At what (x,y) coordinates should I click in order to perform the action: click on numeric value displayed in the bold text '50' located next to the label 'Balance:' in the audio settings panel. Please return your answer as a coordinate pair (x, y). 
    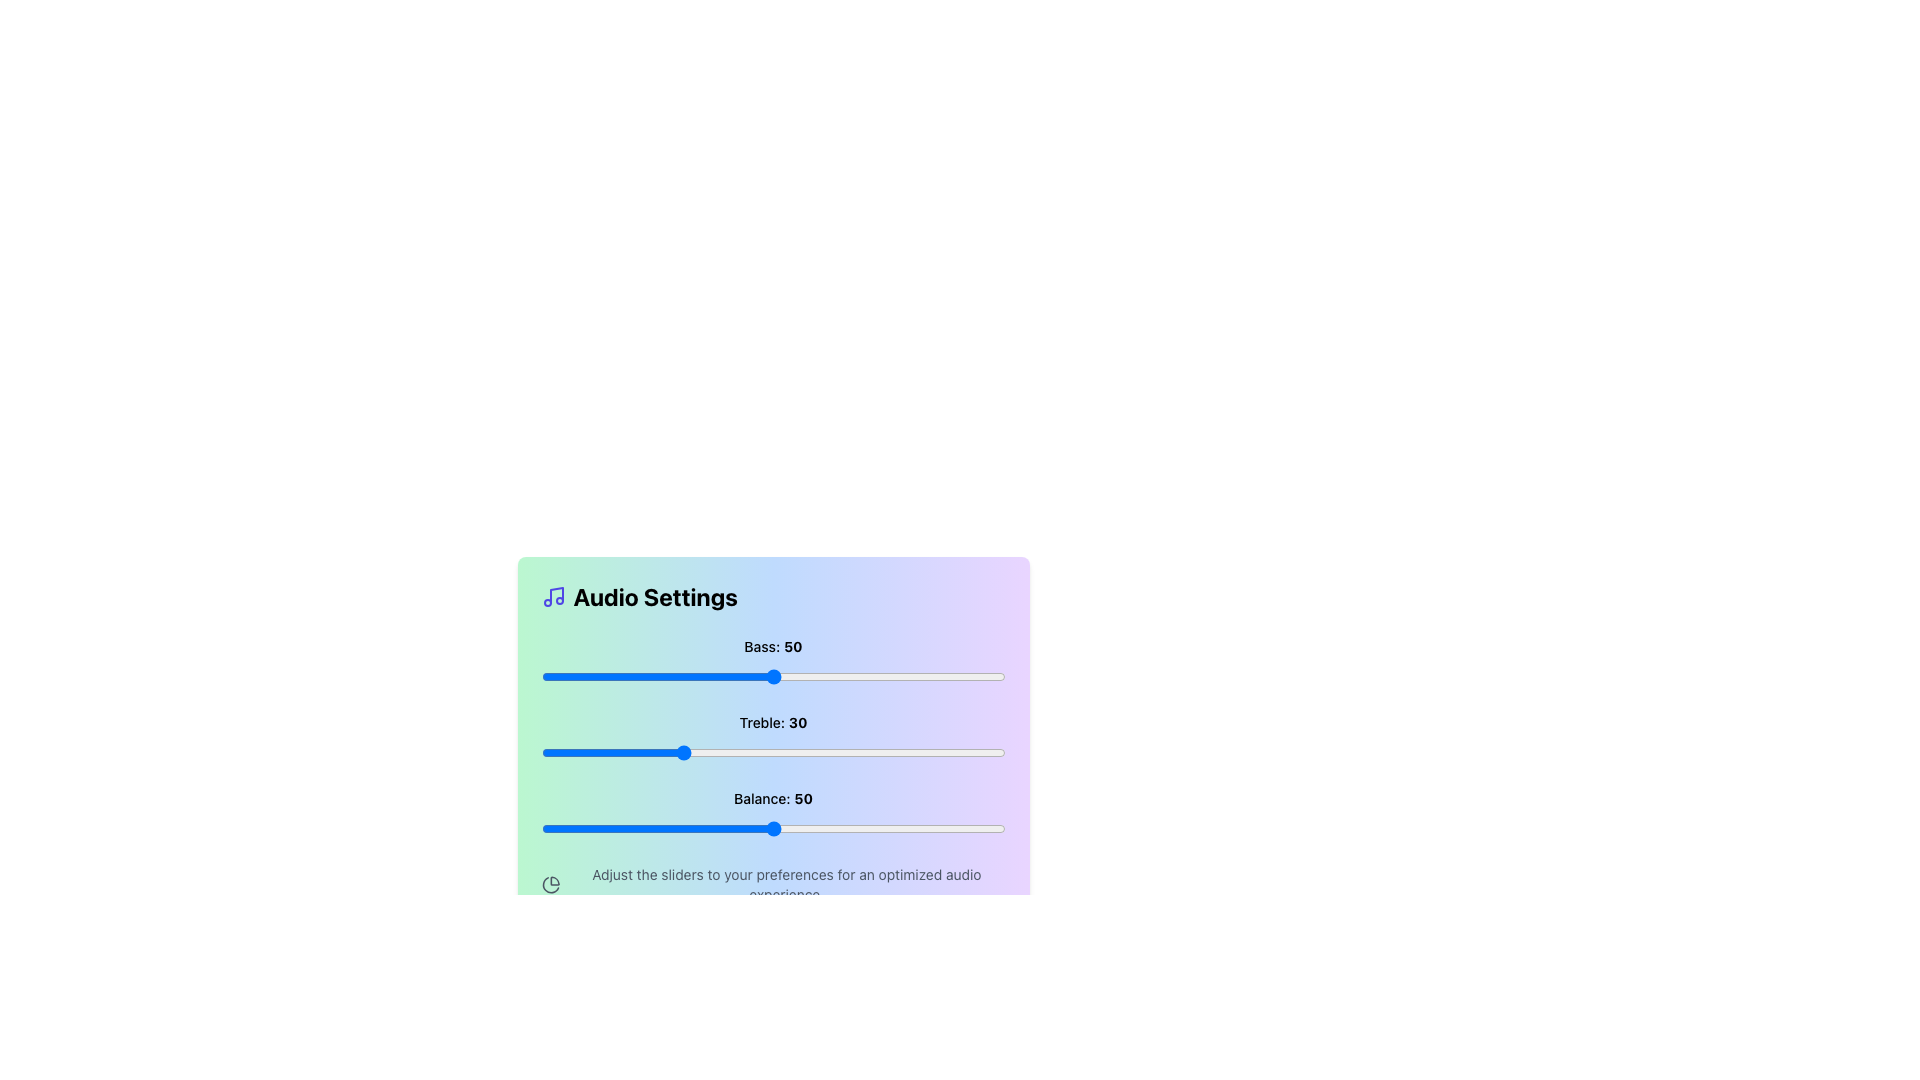
    Looking at the image, I should click on (803, 797).